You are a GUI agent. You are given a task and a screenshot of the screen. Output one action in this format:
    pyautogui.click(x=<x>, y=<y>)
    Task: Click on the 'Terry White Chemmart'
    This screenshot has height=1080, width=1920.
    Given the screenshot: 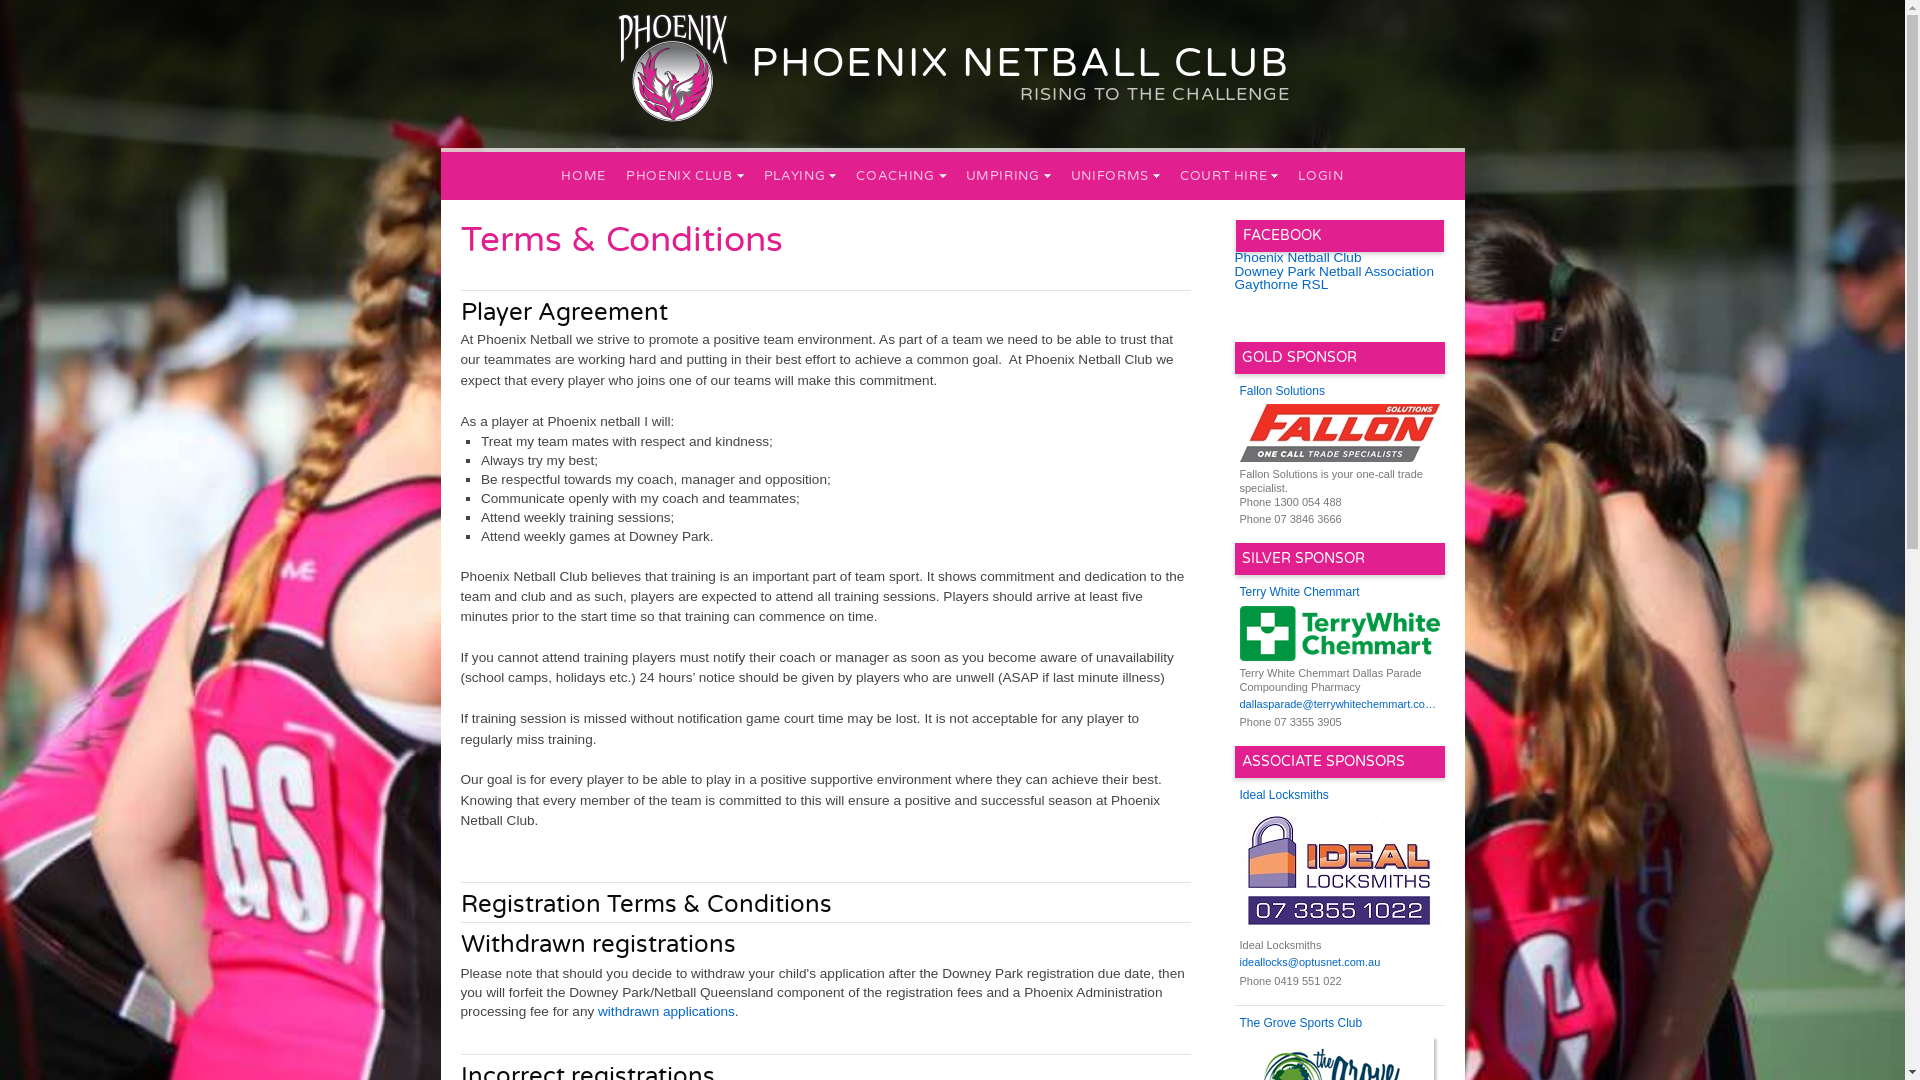 What is the action you would take?
    pyautogui.click(x=1238, y=592)
    